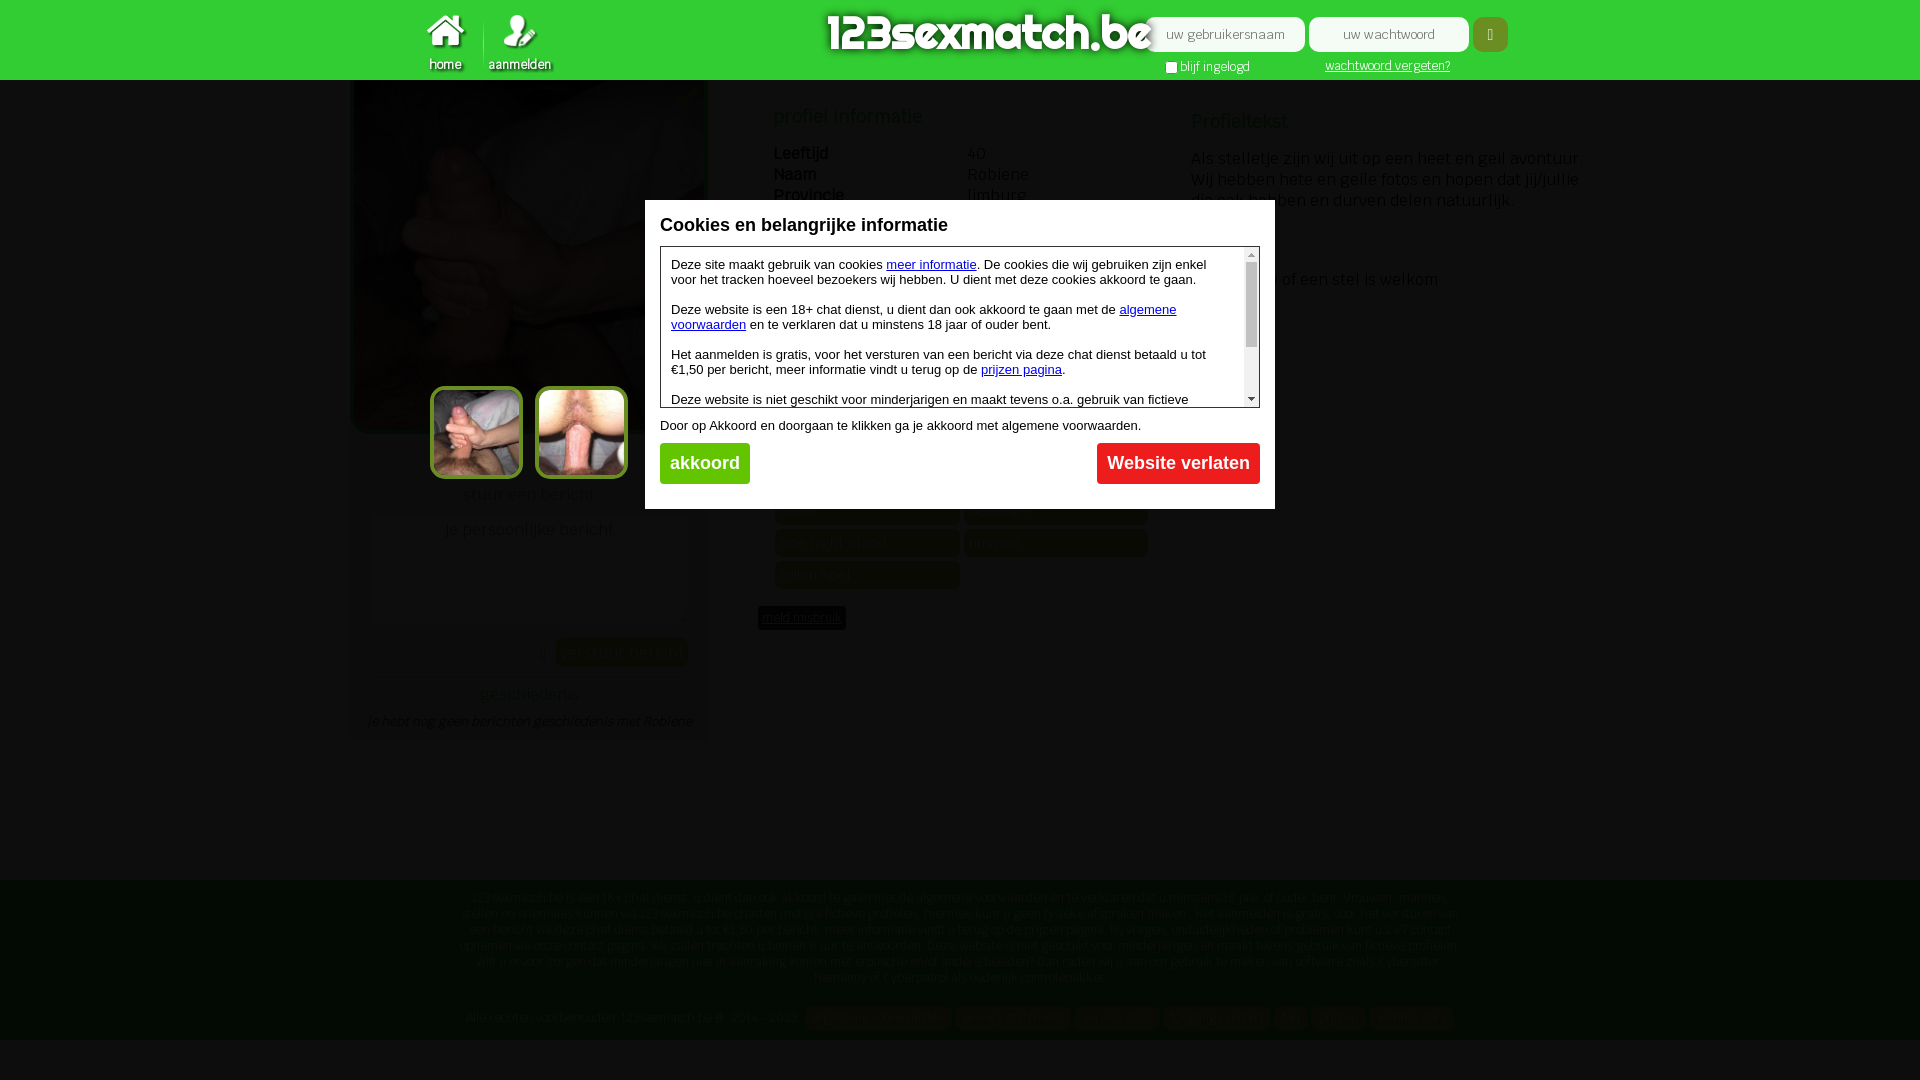  What do you see at coordinates (960, 35) in the screenshot?
I see `'123sexmatch.be'` at bounding box center [960, 35].